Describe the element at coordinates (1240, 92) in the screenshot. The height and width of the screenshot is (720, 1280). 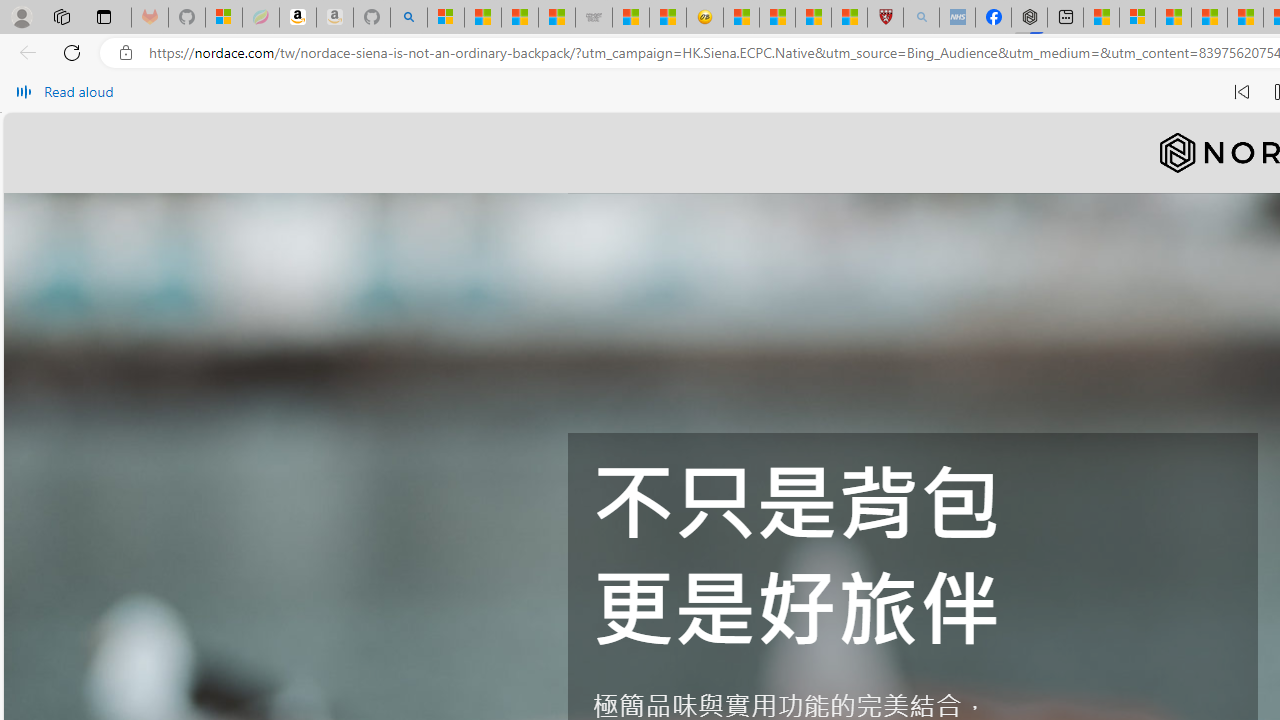
I see `'Read previous paragraph'` at that location.